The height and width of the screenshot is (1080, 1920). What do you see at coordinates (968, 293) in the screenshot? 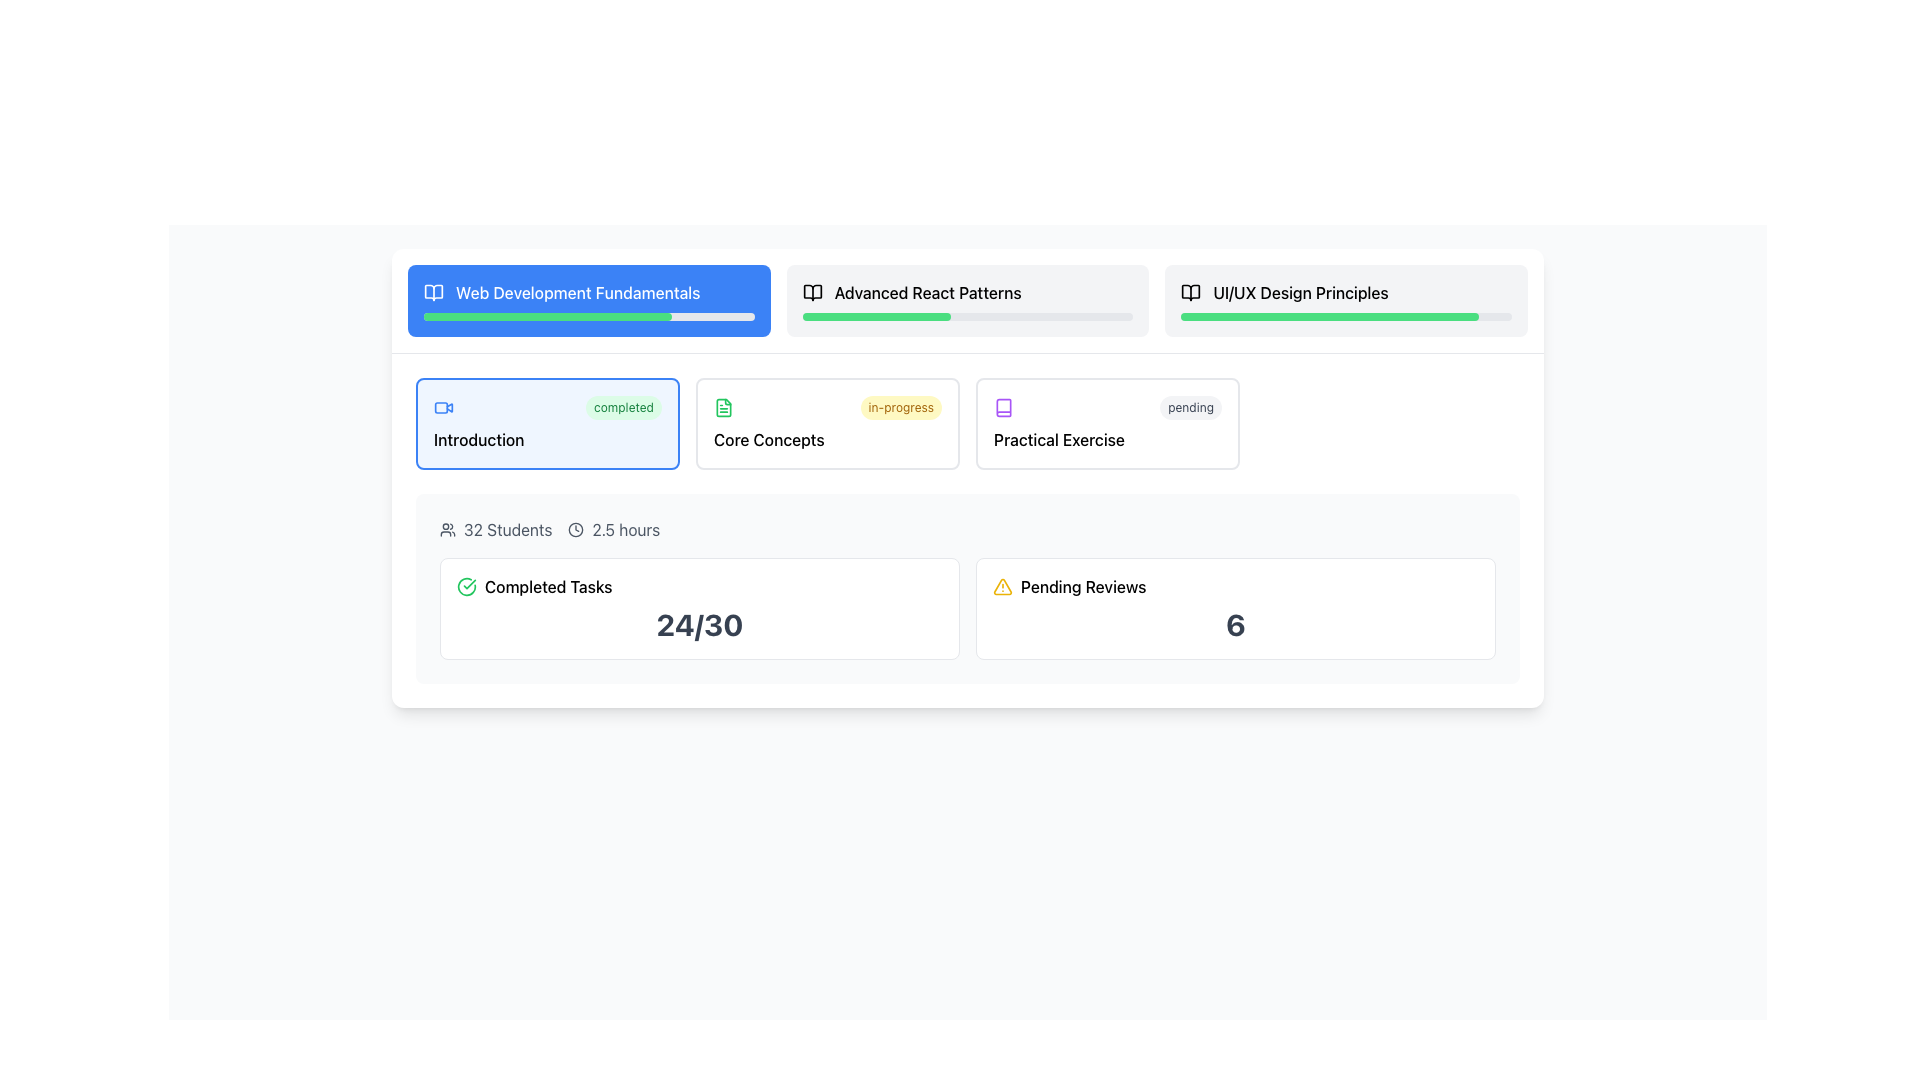
I see `the text with icon label 'Advanced React Patterns' which is positioned between 'Web Development Fundamentals' and 'UI/UX Design Principles'` at bounding box center [968, 293].